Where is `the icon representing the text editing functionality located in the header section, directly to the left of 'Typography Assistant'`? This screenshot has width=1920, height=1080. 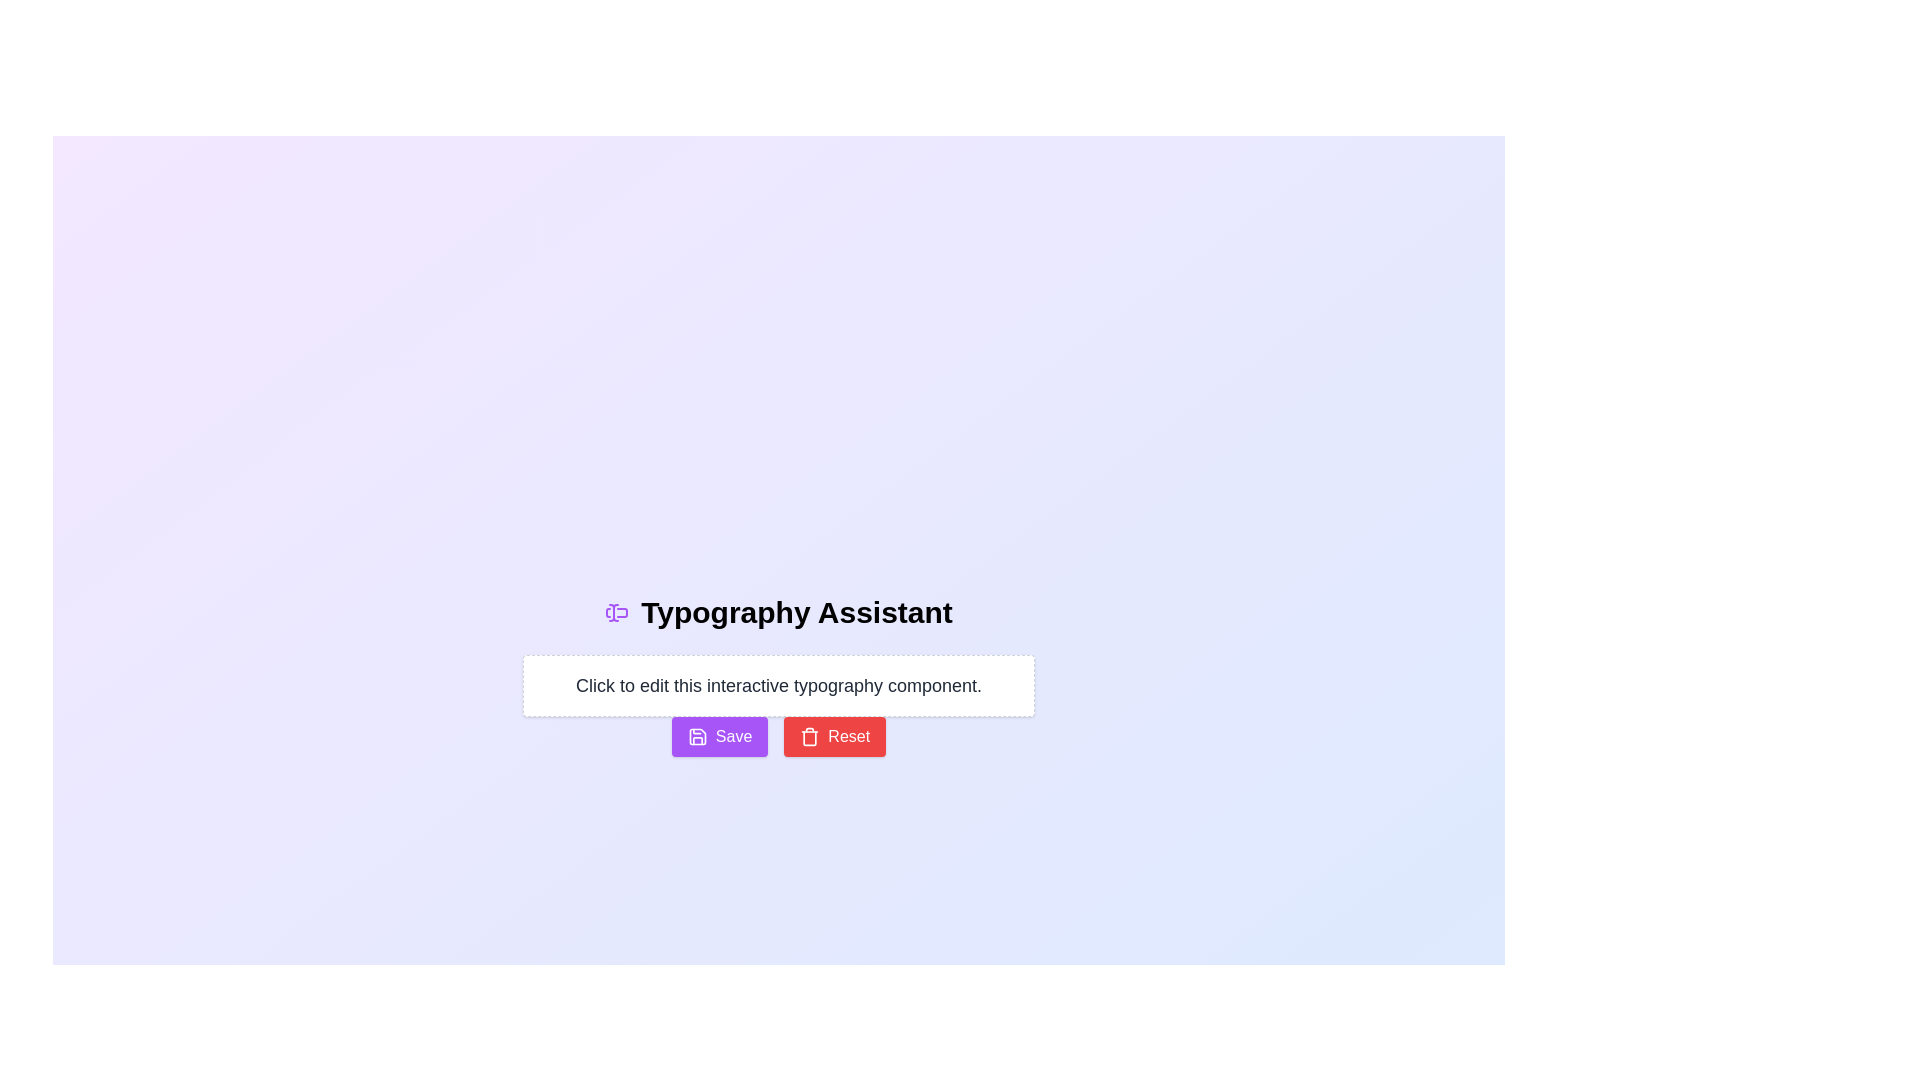
the icon representing the text editing functionality located in the header section, directly to the left of 'Typography Assistant' is located at coordinates (616, 612).